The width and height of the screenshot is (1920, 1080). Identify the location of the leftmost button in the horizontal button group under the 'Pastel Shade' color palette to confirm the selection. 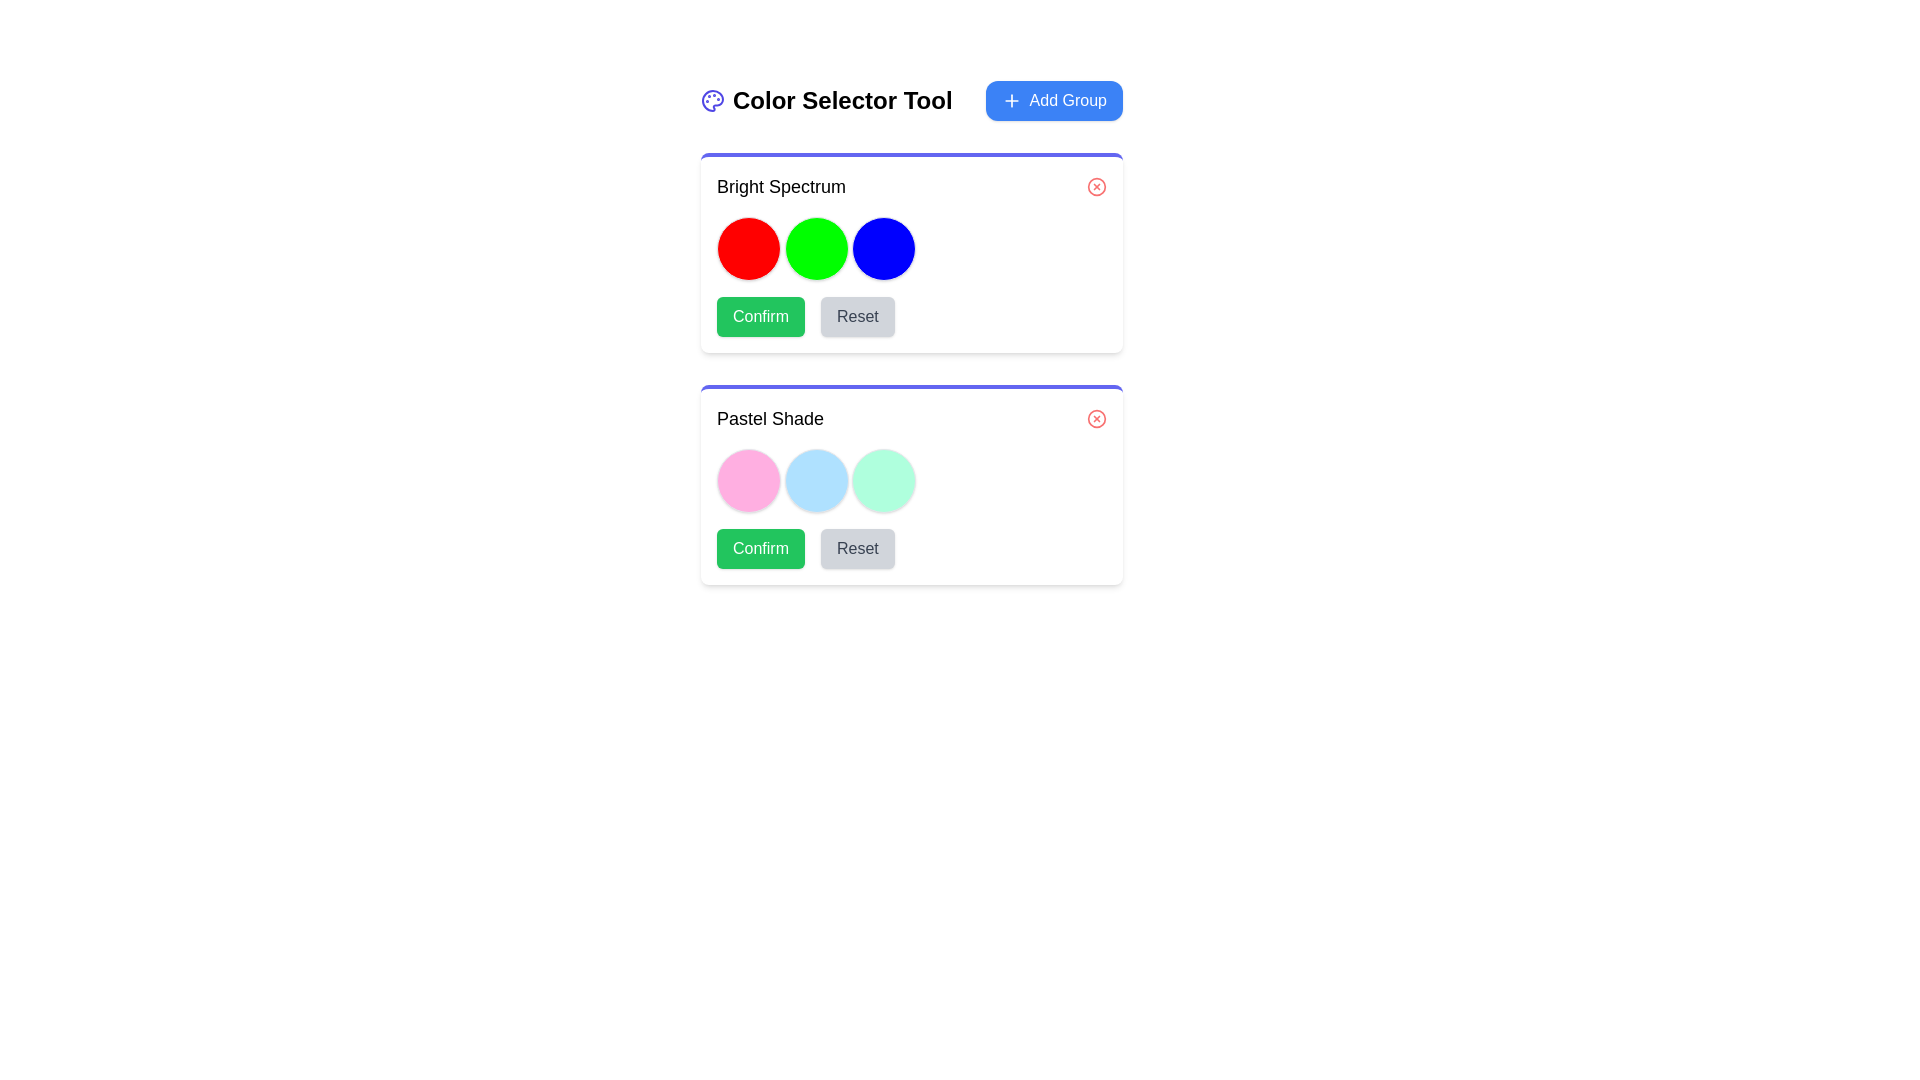
(760, 548).